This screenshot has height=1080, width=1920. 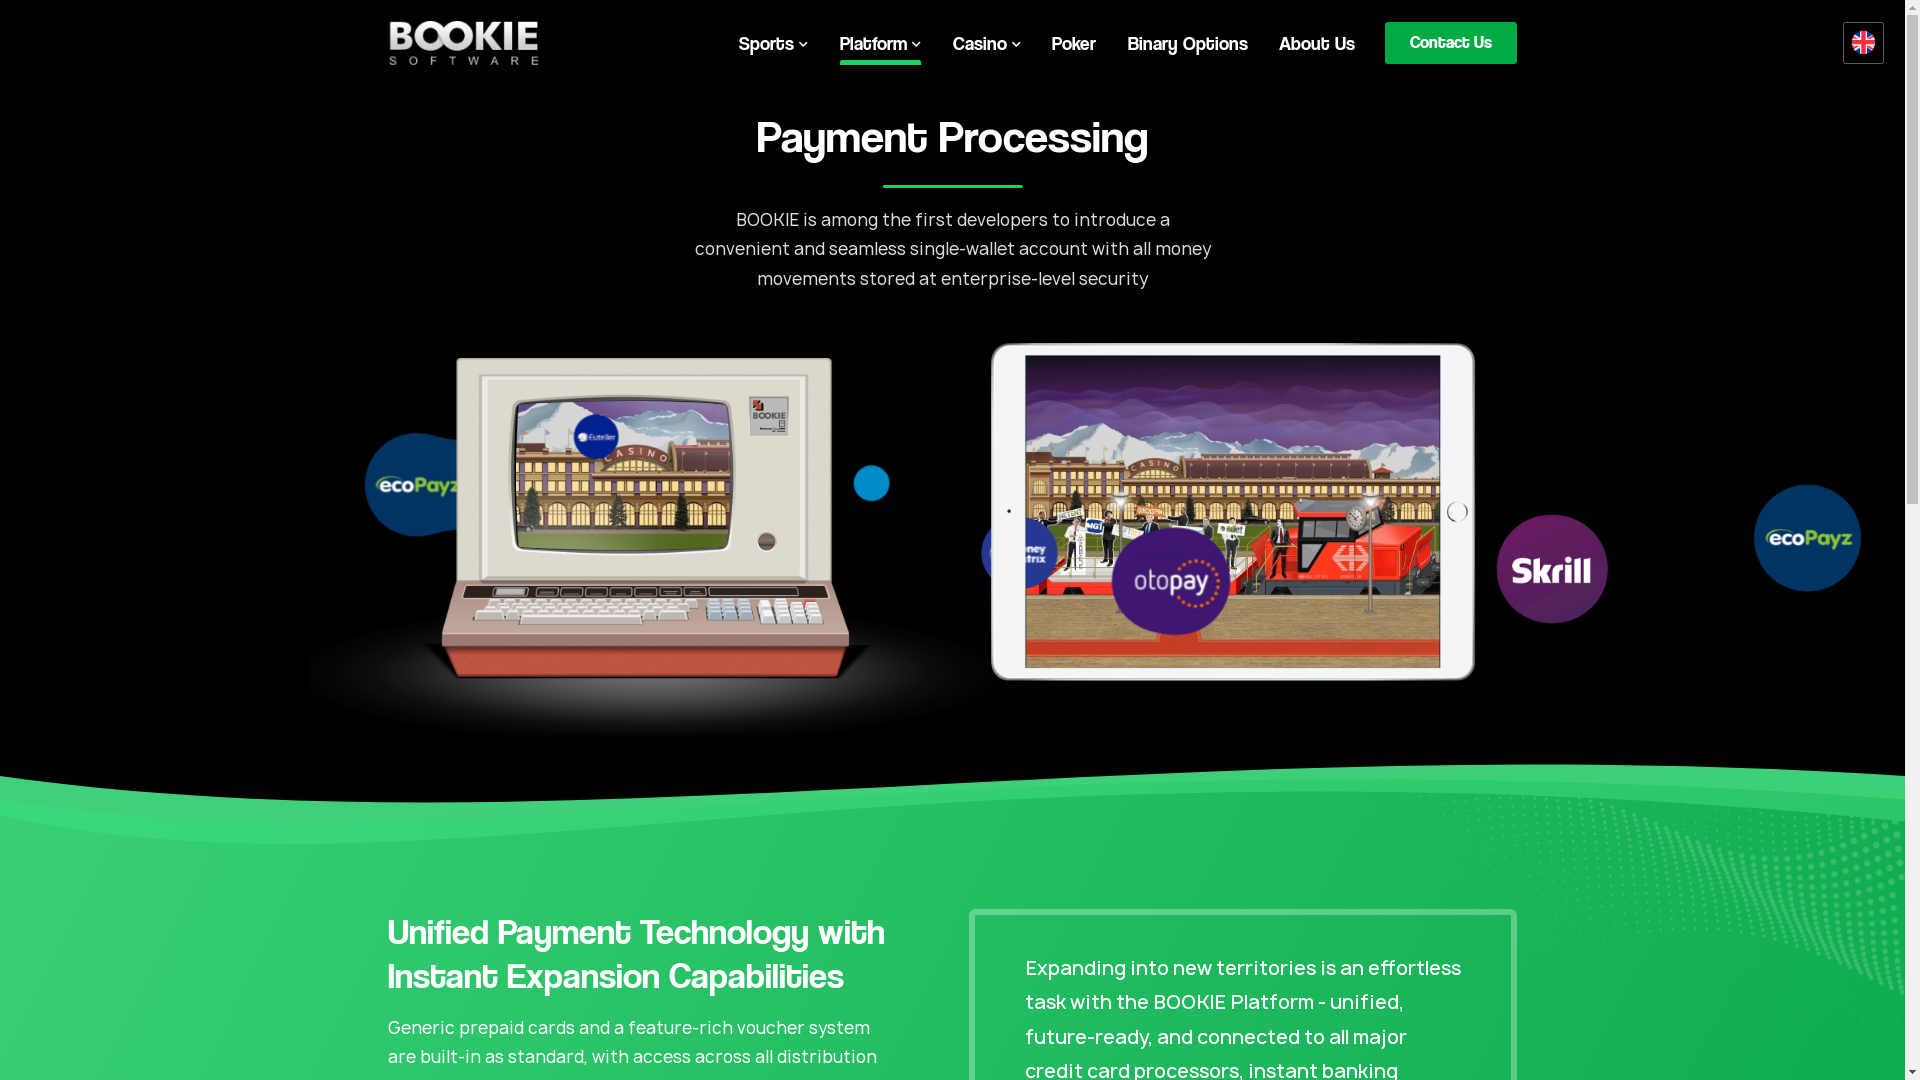 What do you see at coordinates (1319, 38) in the screenshot?
I see `'Contact Us'` at bounding box center [1319, 38].